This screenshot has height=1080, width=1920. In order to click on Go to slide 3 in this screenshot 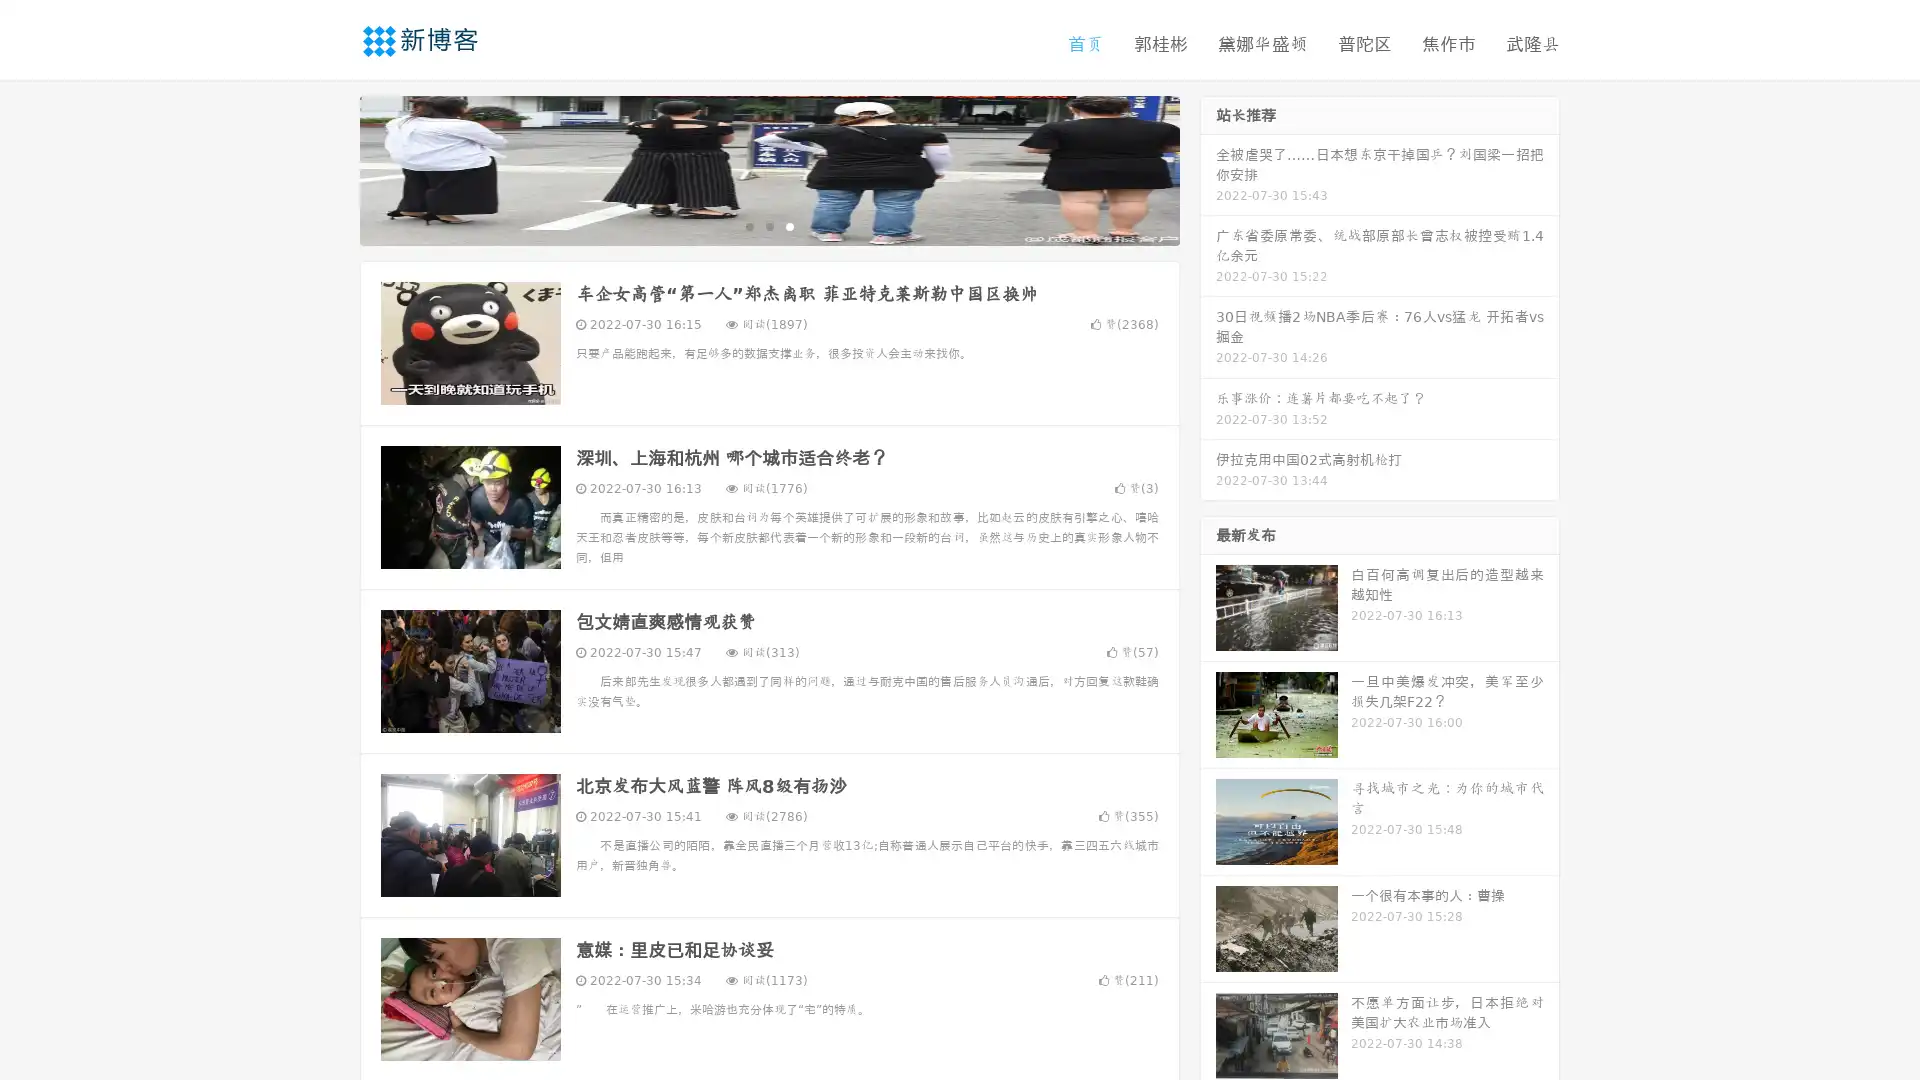, I will do `click(789, 225)`.